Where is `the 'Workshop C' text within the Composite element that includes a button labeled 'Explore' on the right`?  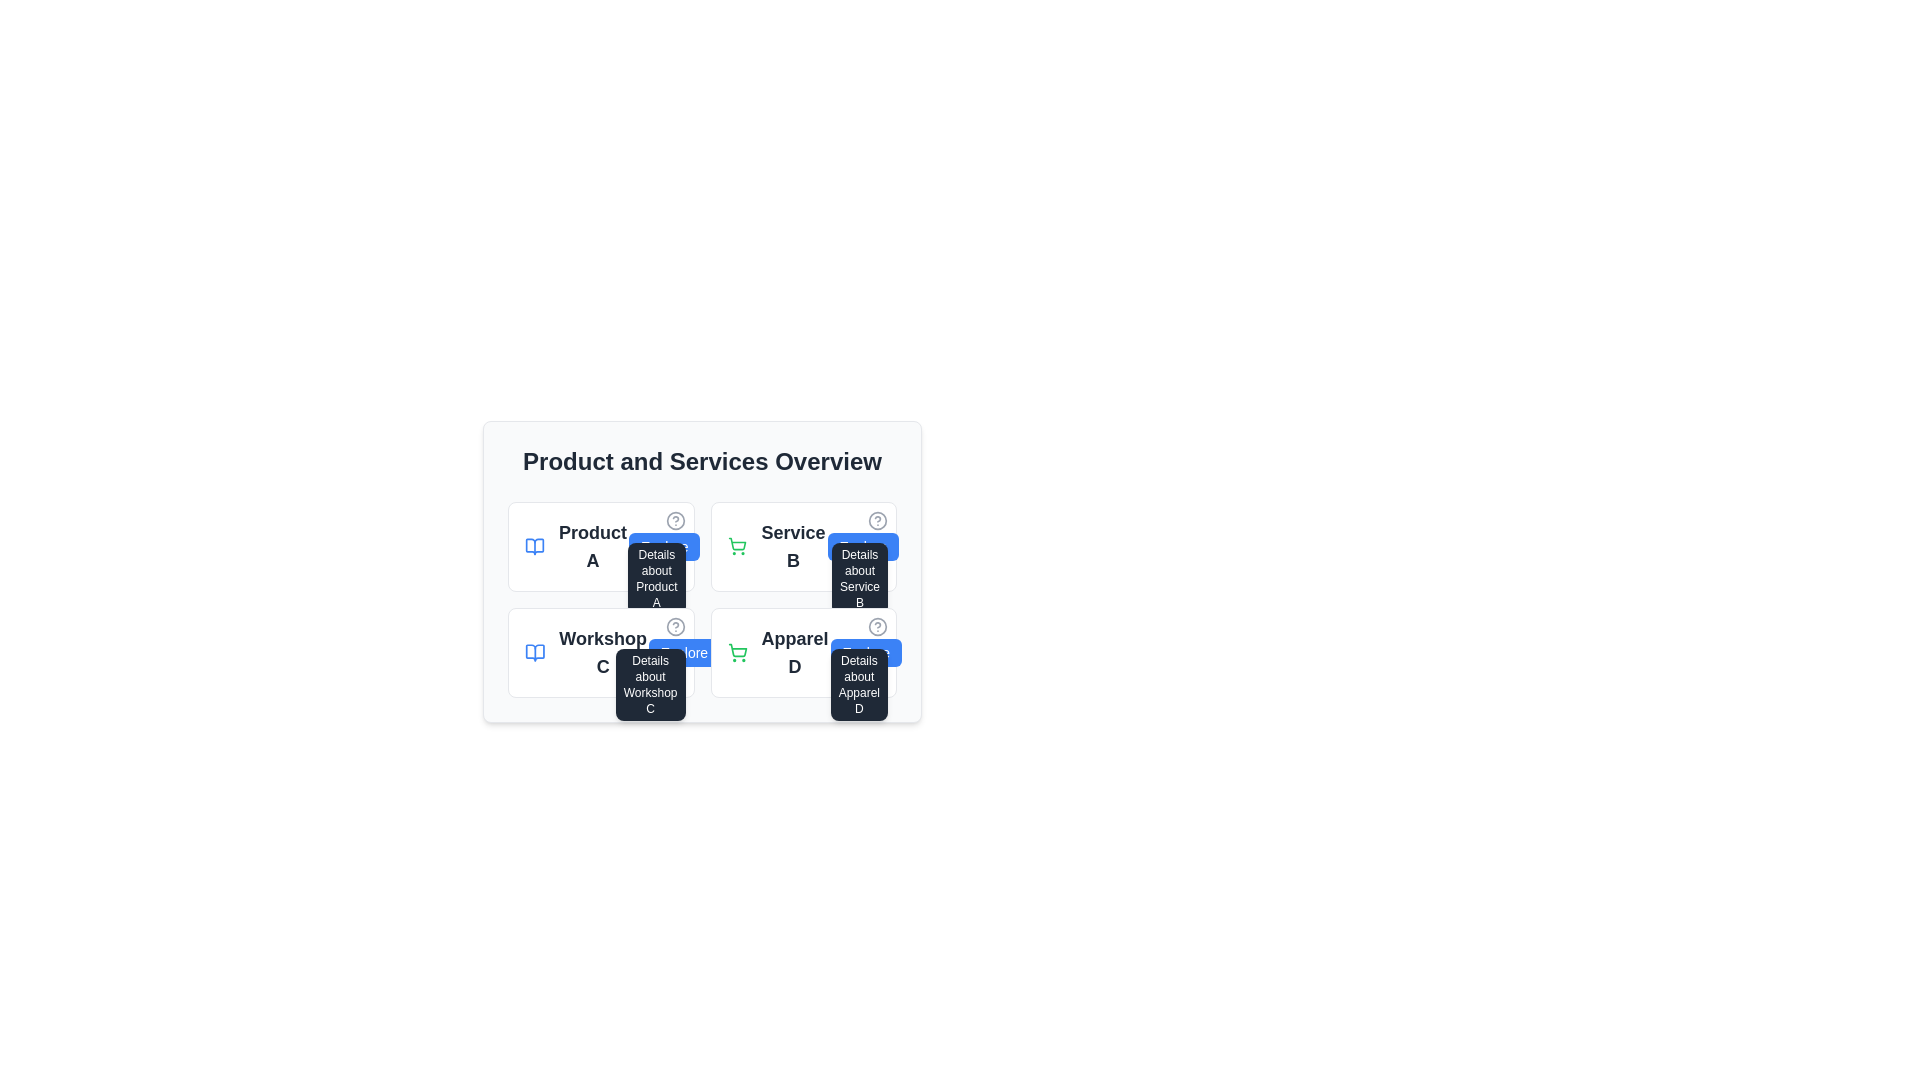
the 'Workshop C' text within the Composite element that includes a button labeled 'Explore' on the right is located at coordinates (600, 652).